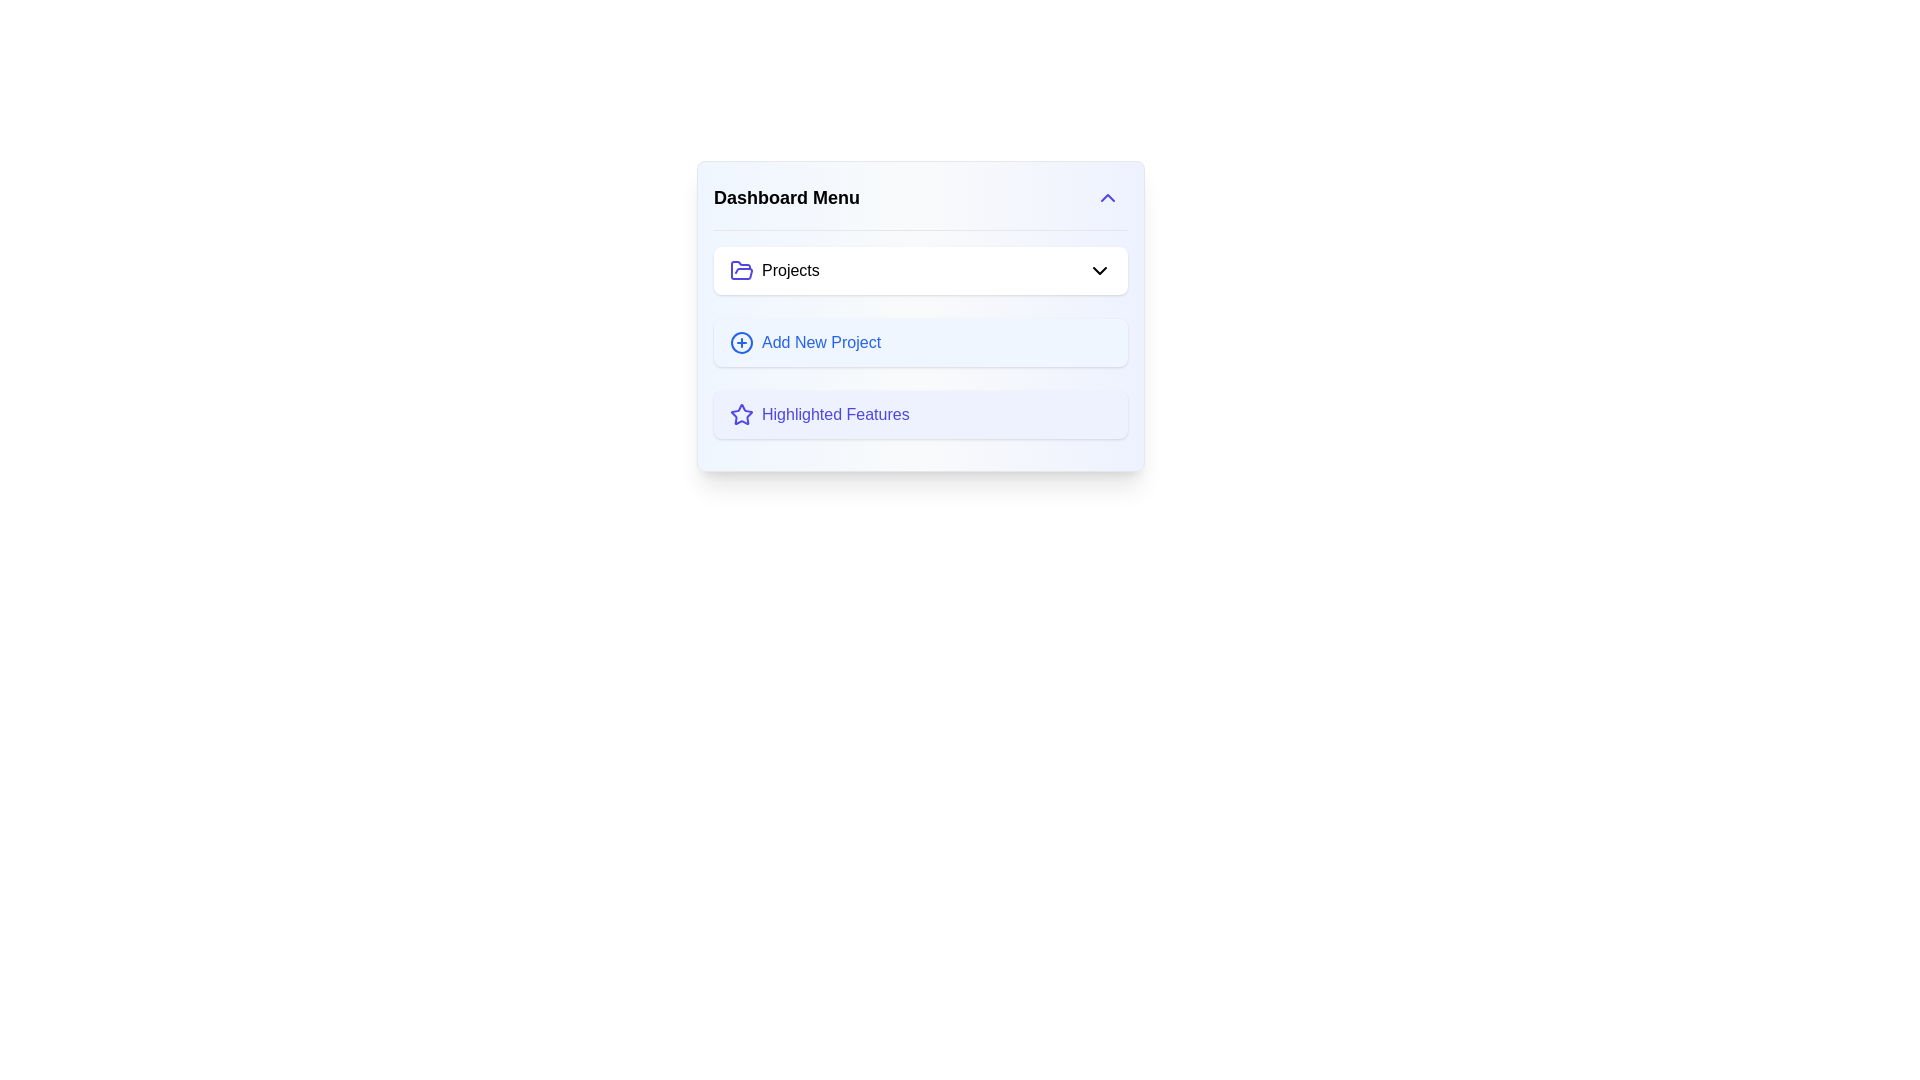 The image size is (1920, 1080). Describe the element at coordinates (741, 342) in the screenshot. I see `the circular icon with a blue border and white interior that features a cross symbol, located to the left of the text 'Add New Project' within a blue button in the second row of the vertical list under the 'Dashboard Menu'` at that location.